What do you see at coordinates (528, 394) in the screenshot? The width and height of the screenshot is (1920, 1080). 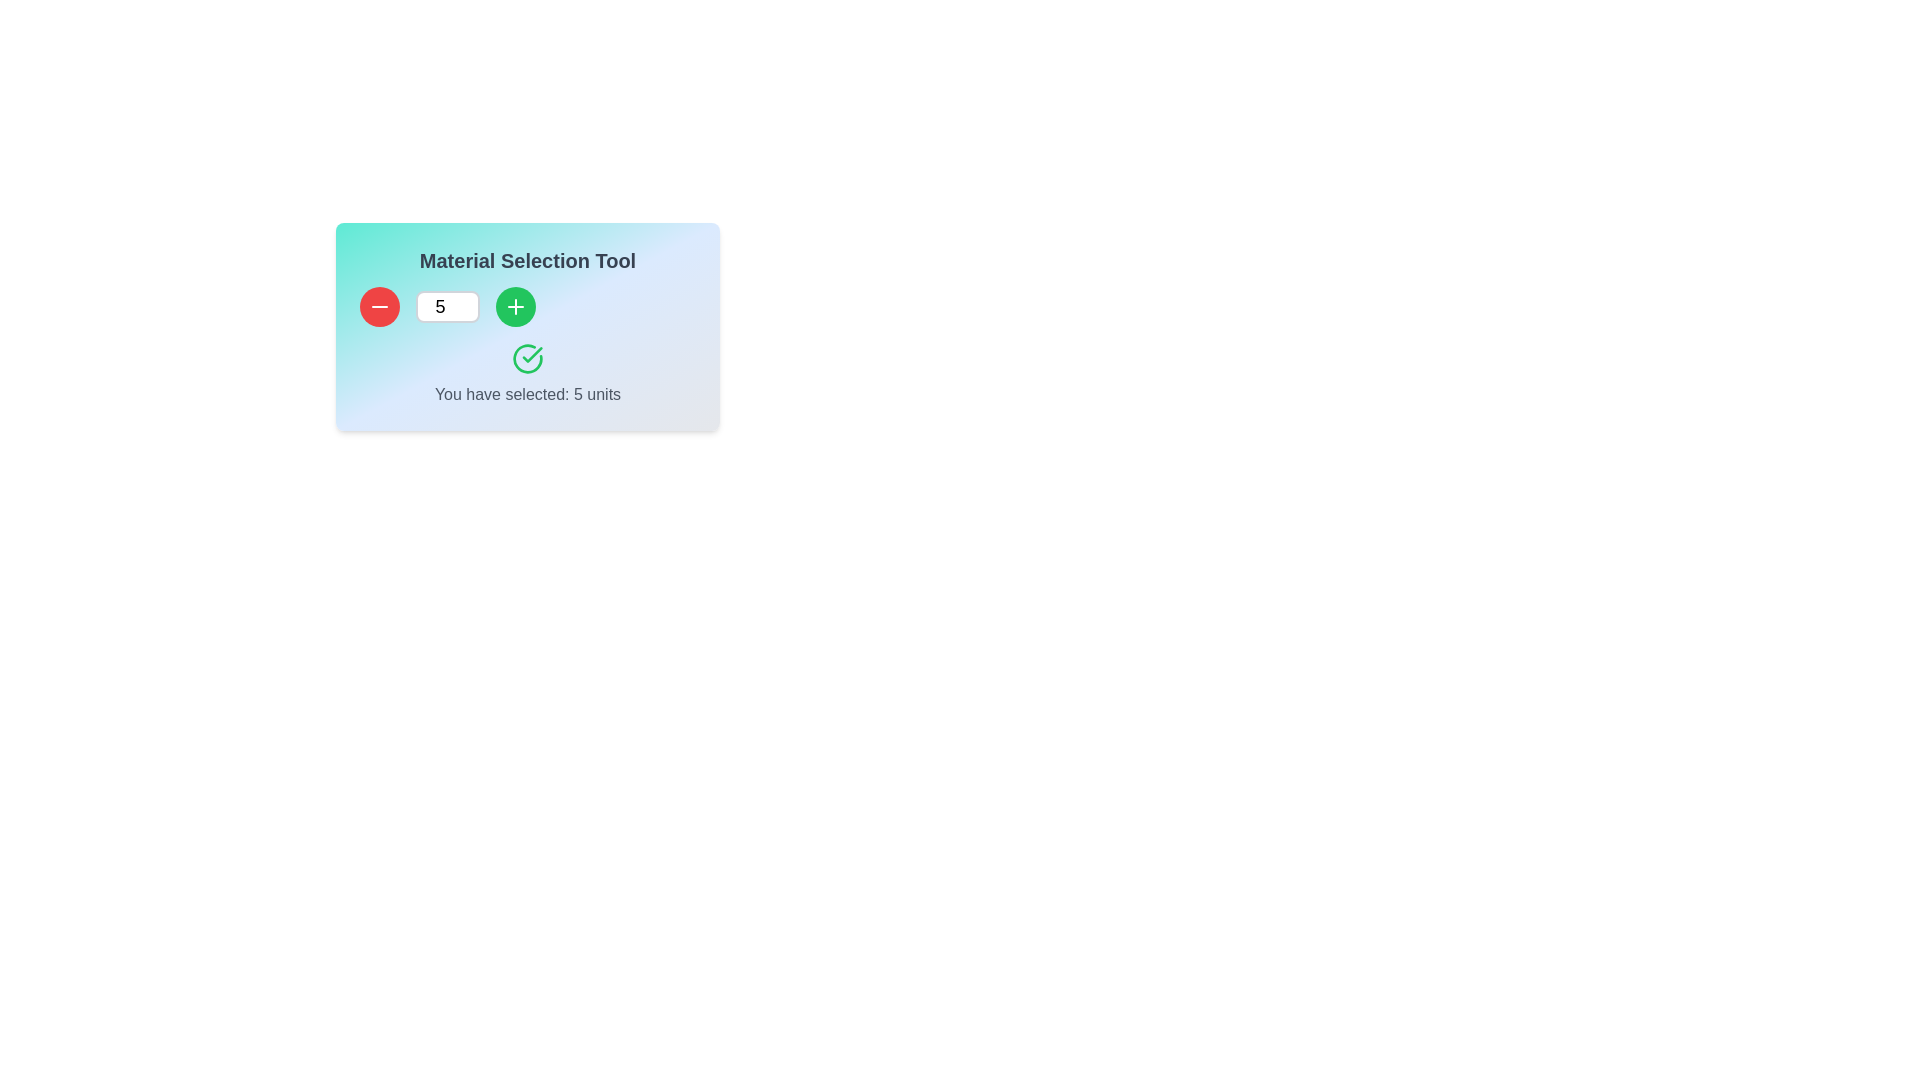 I see `the static text displaying 'You have selected: 5 units', which is centrally aligned below the green checkmark icon and number input interface` at bounding box center [528, 394].